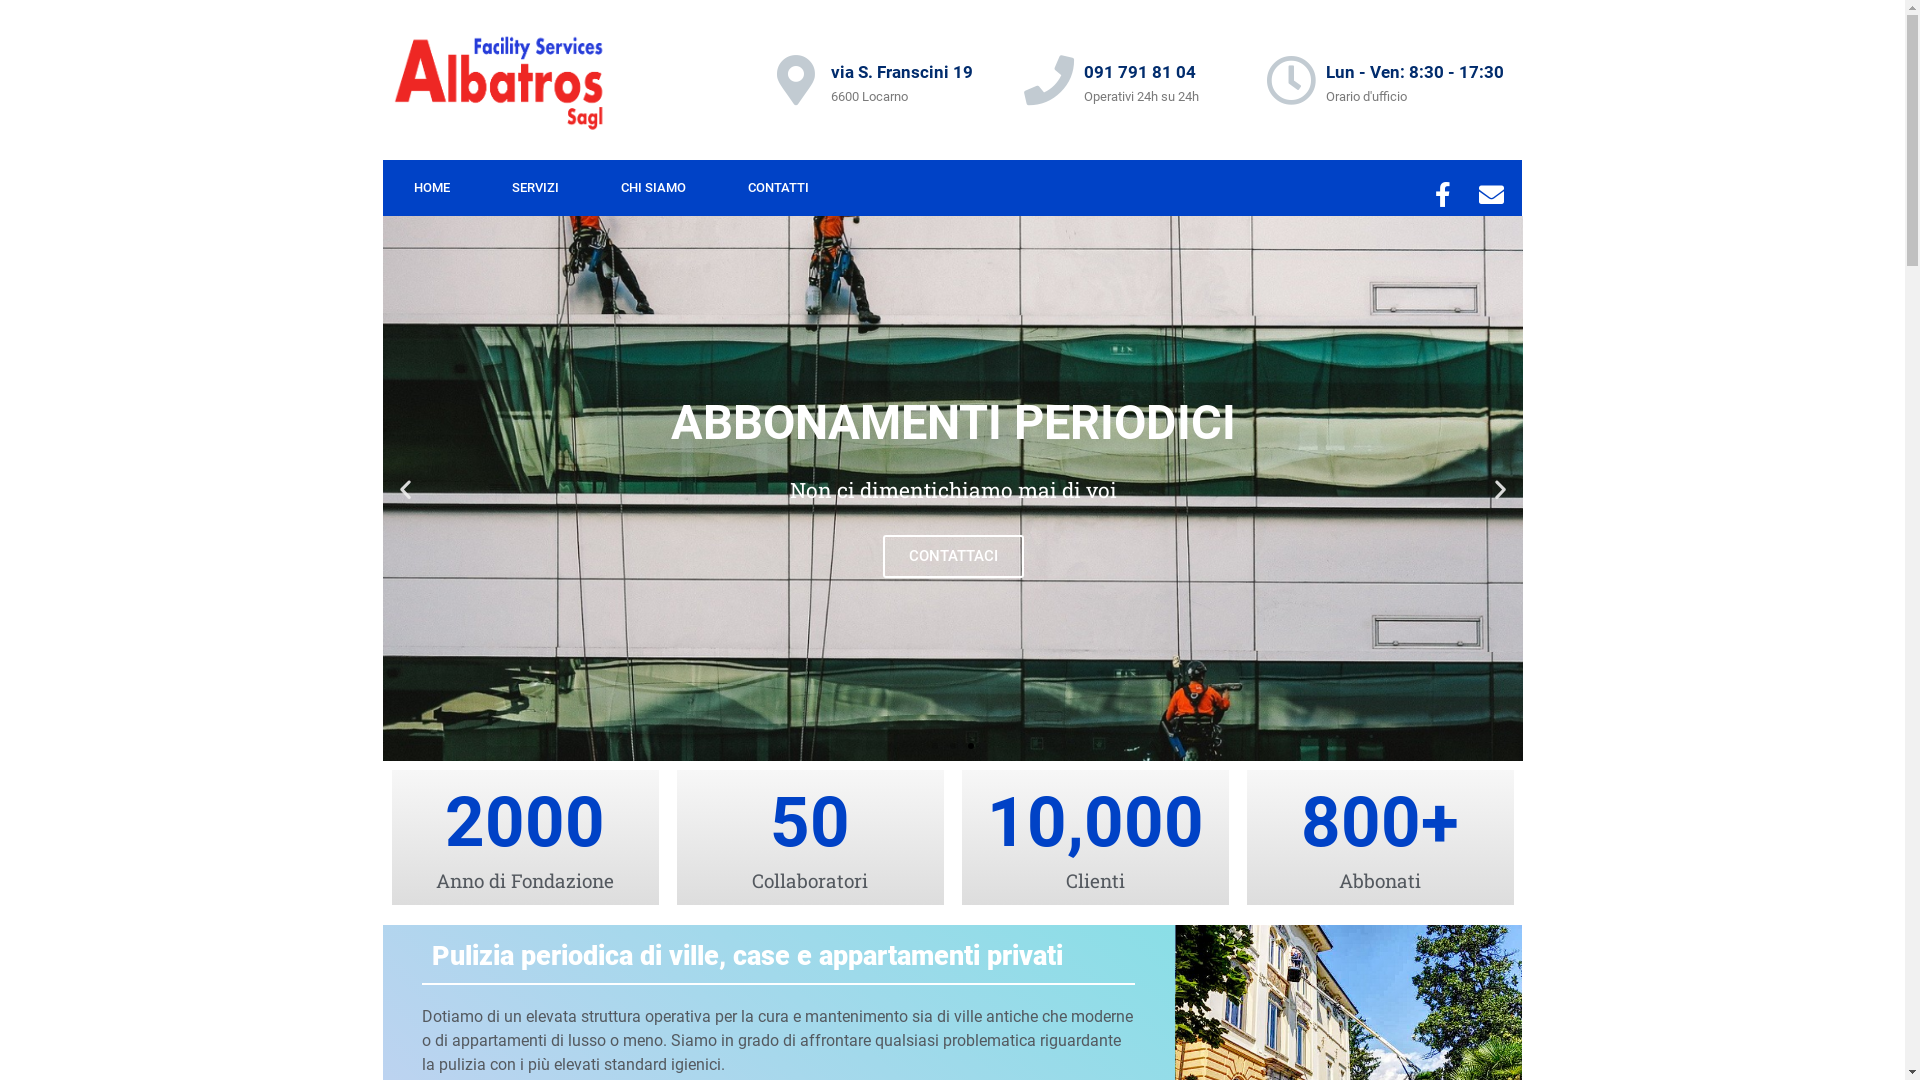 The height and width of the screenshot is (1080, 1920). What do you see at coordinates (653, 188) in the screenshot?
I see `'CHI SIAMO'` at bounding box center [653, 188].